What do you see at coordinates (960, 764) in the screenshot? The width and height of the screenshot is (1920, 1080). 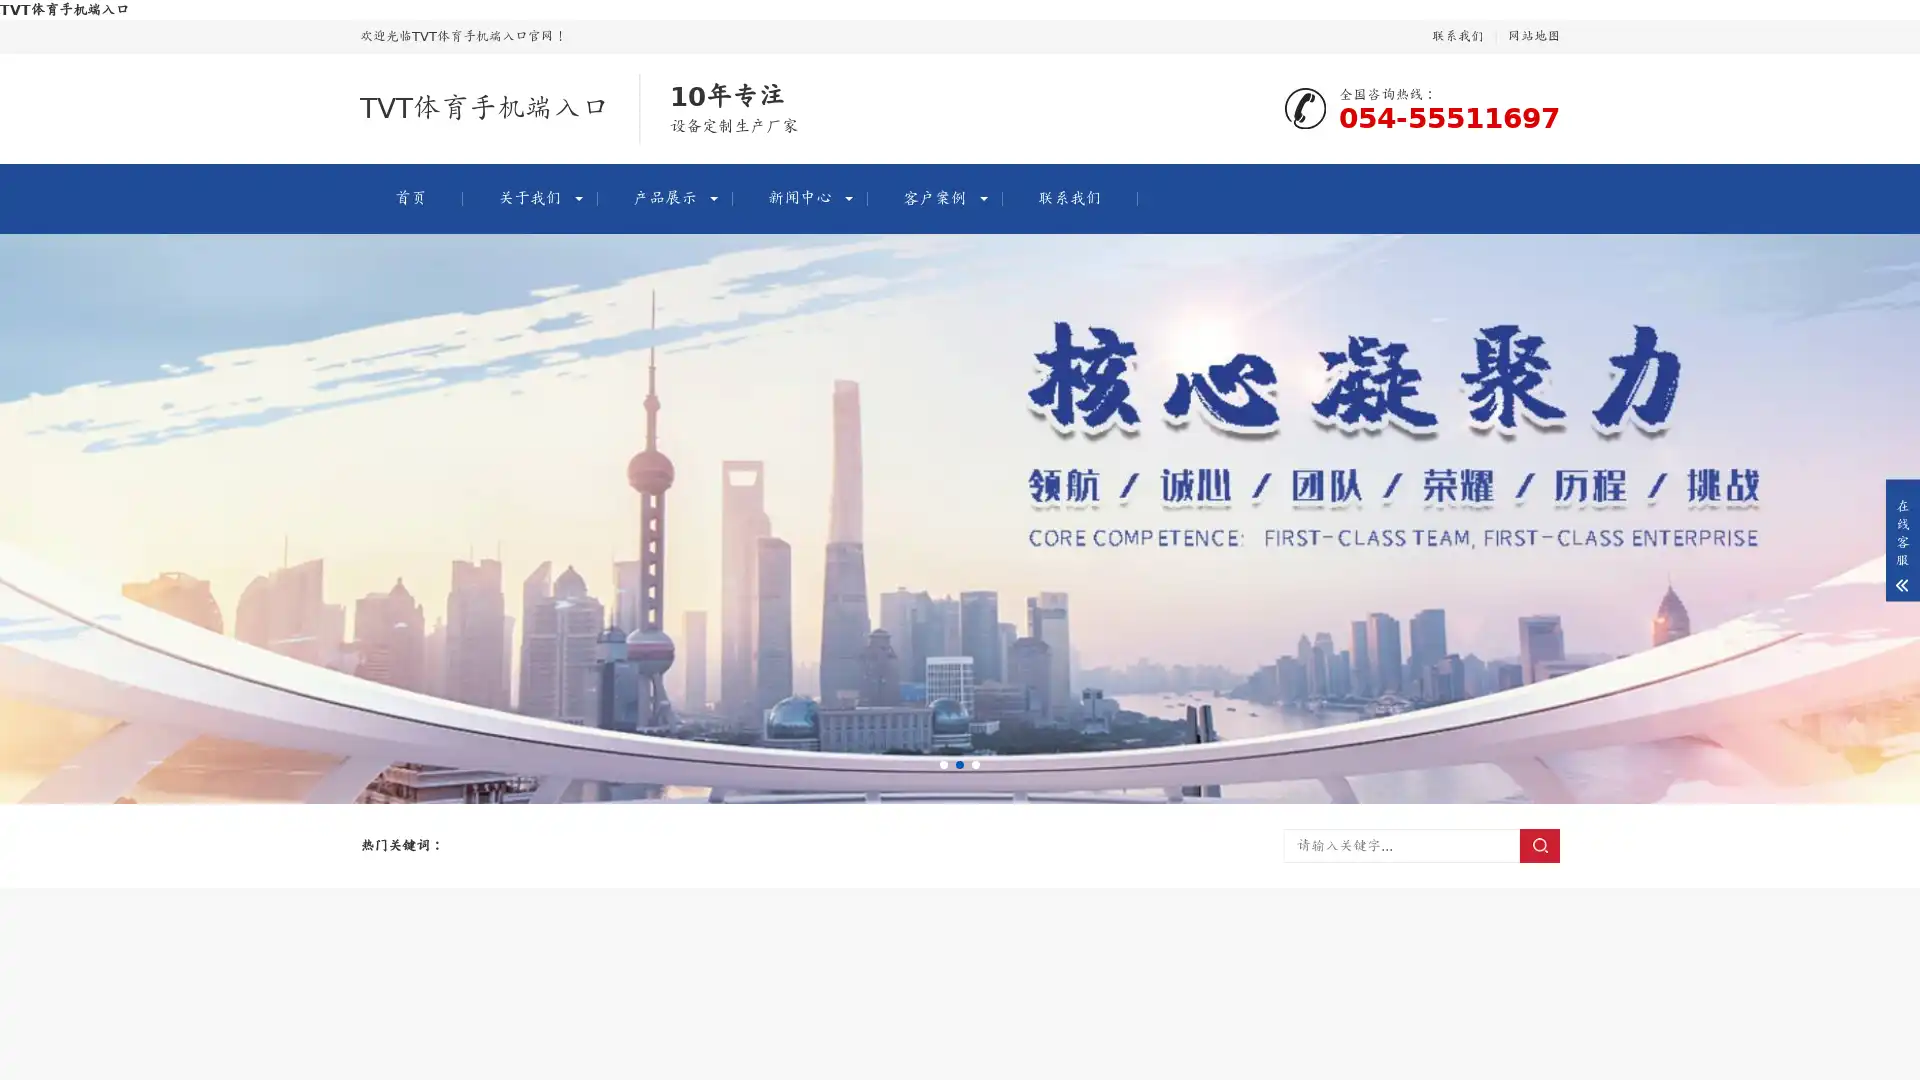 I see `Go to slide 2` at bounding box center [960, 764].